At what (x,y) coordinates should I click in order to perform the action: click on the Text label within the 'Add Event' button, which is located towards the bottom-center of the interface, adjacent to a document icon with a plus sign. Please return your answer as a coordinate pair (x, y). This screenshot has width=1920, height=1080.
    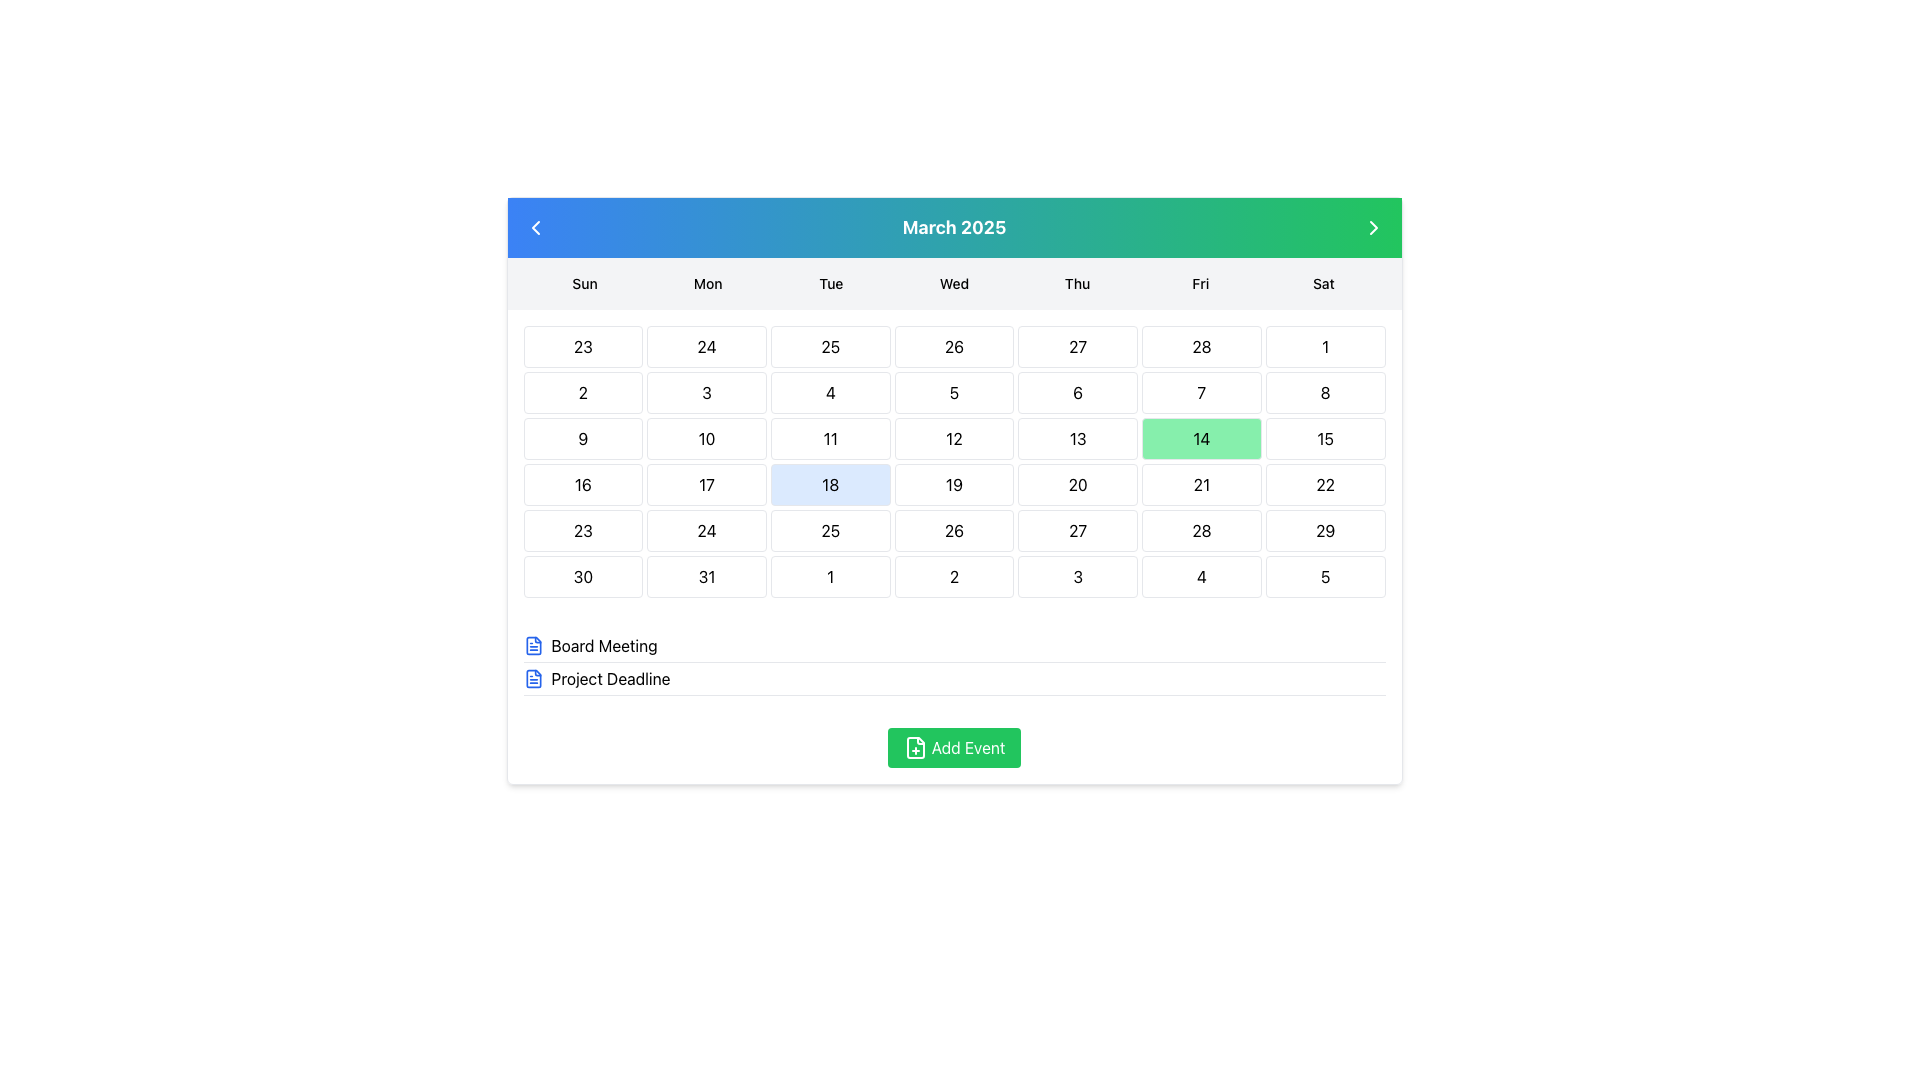
    Looking at the image, I should click on (968, 748).